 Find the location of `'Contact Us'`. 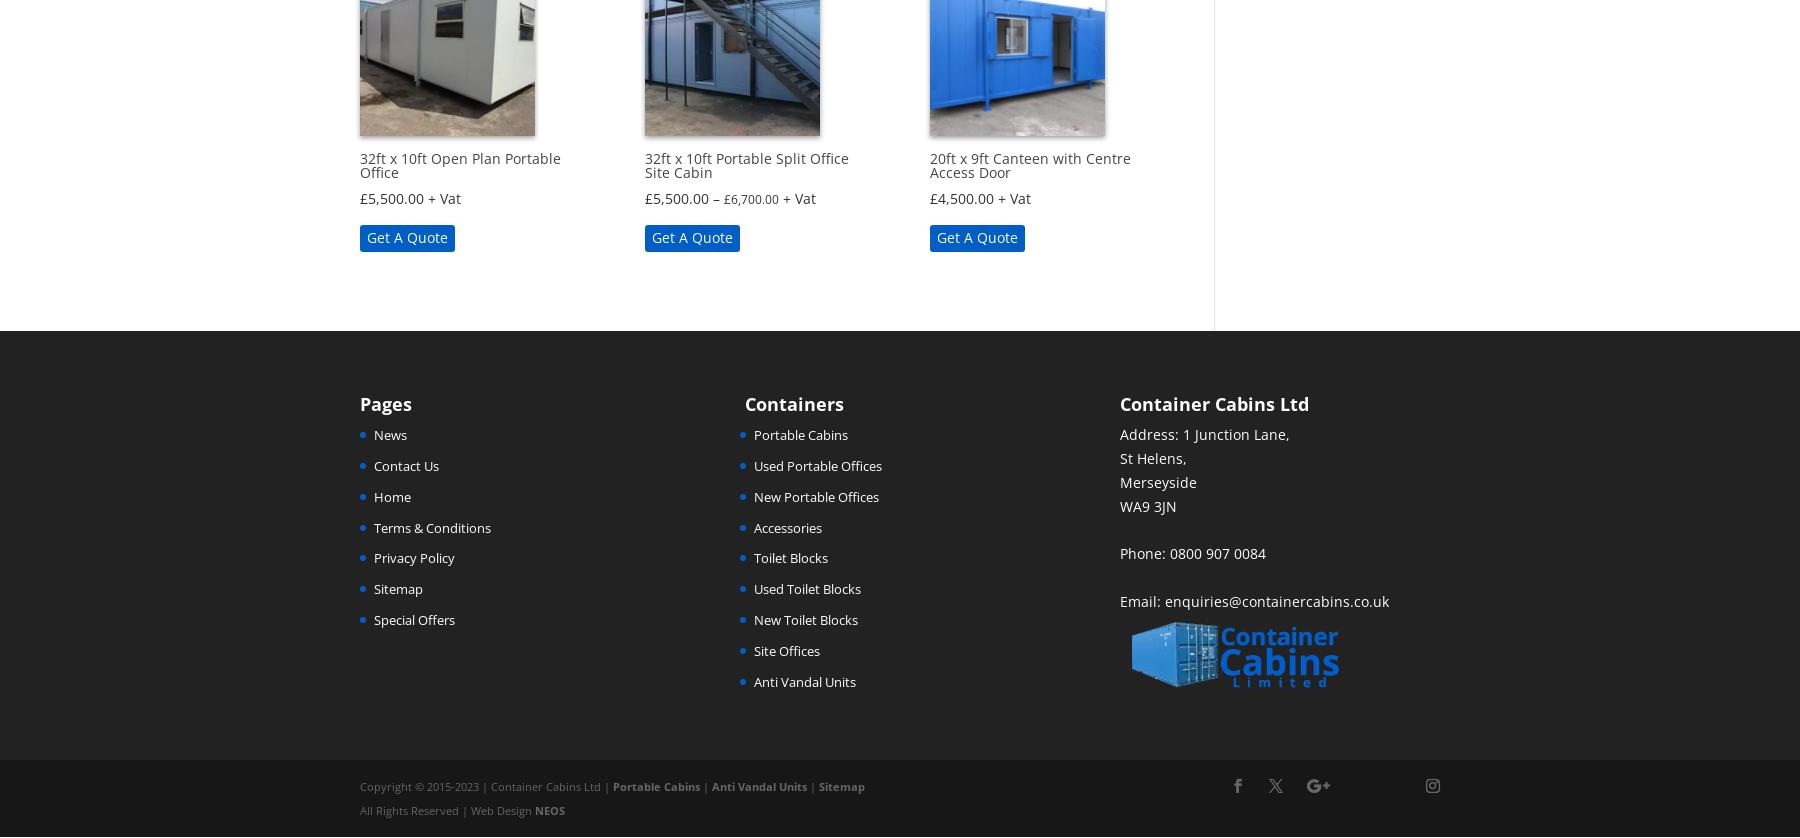

'Contact Us' is located at coordinates (406, 466).